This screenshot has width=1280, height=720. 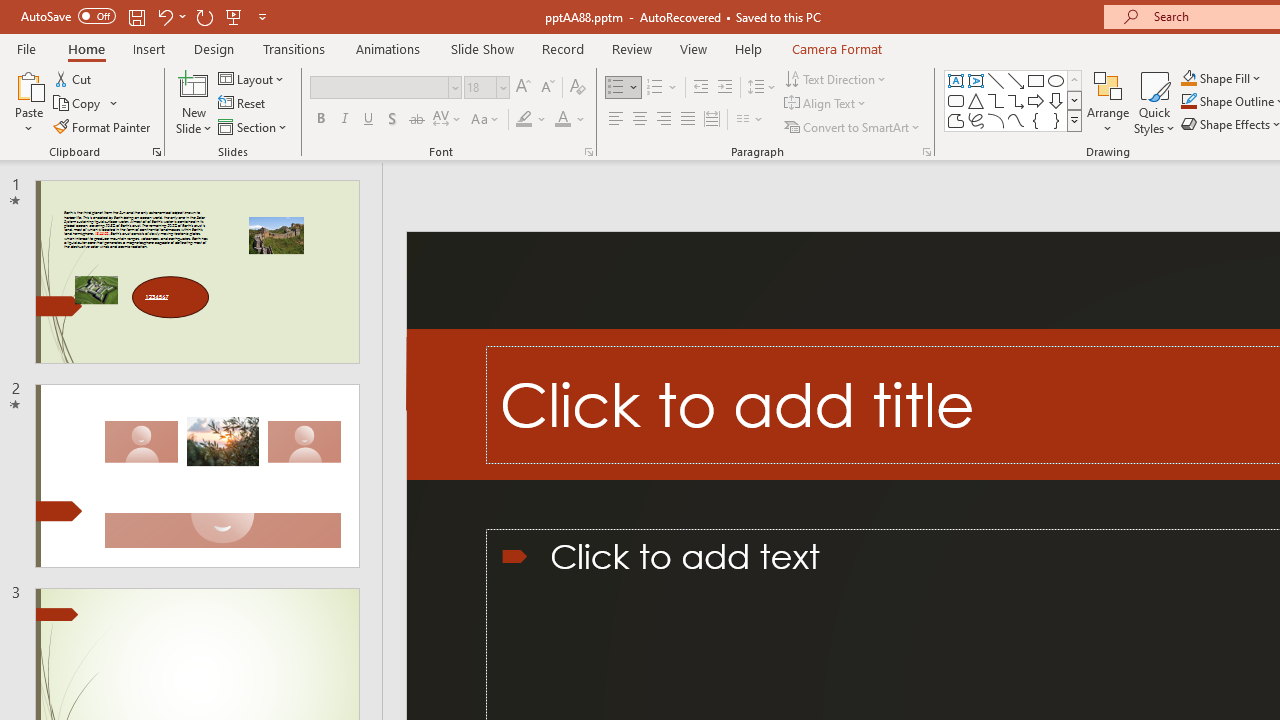 What do you see at coordinates (251, 78) in the screenshot?
I see `'Layout'` at bounding box center [251, 78].